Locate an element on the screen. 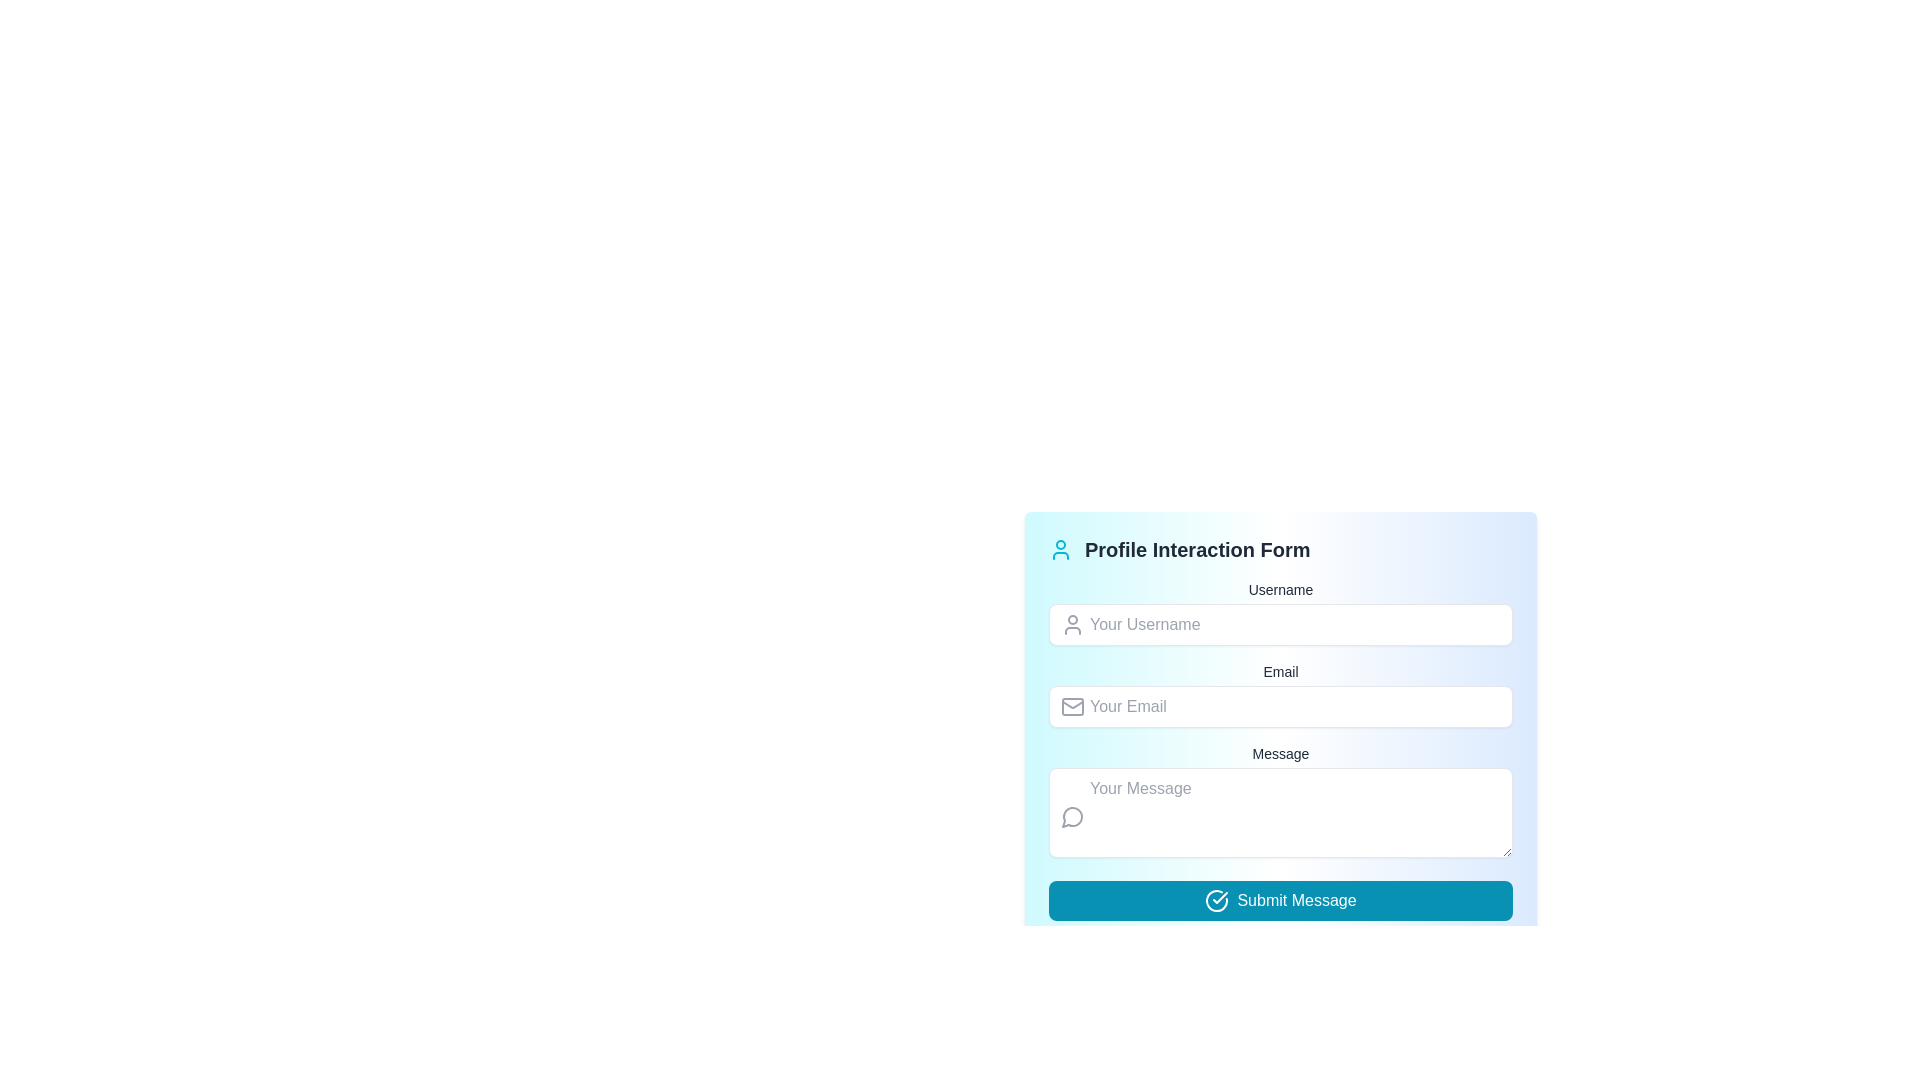 Image resolution: width=1920 pixels, height=1080 pixels. the 'Message' label, which is a medium-sized gray text label positioned above the 'Your Message' text area input field is located at coordinates (1281, 753).